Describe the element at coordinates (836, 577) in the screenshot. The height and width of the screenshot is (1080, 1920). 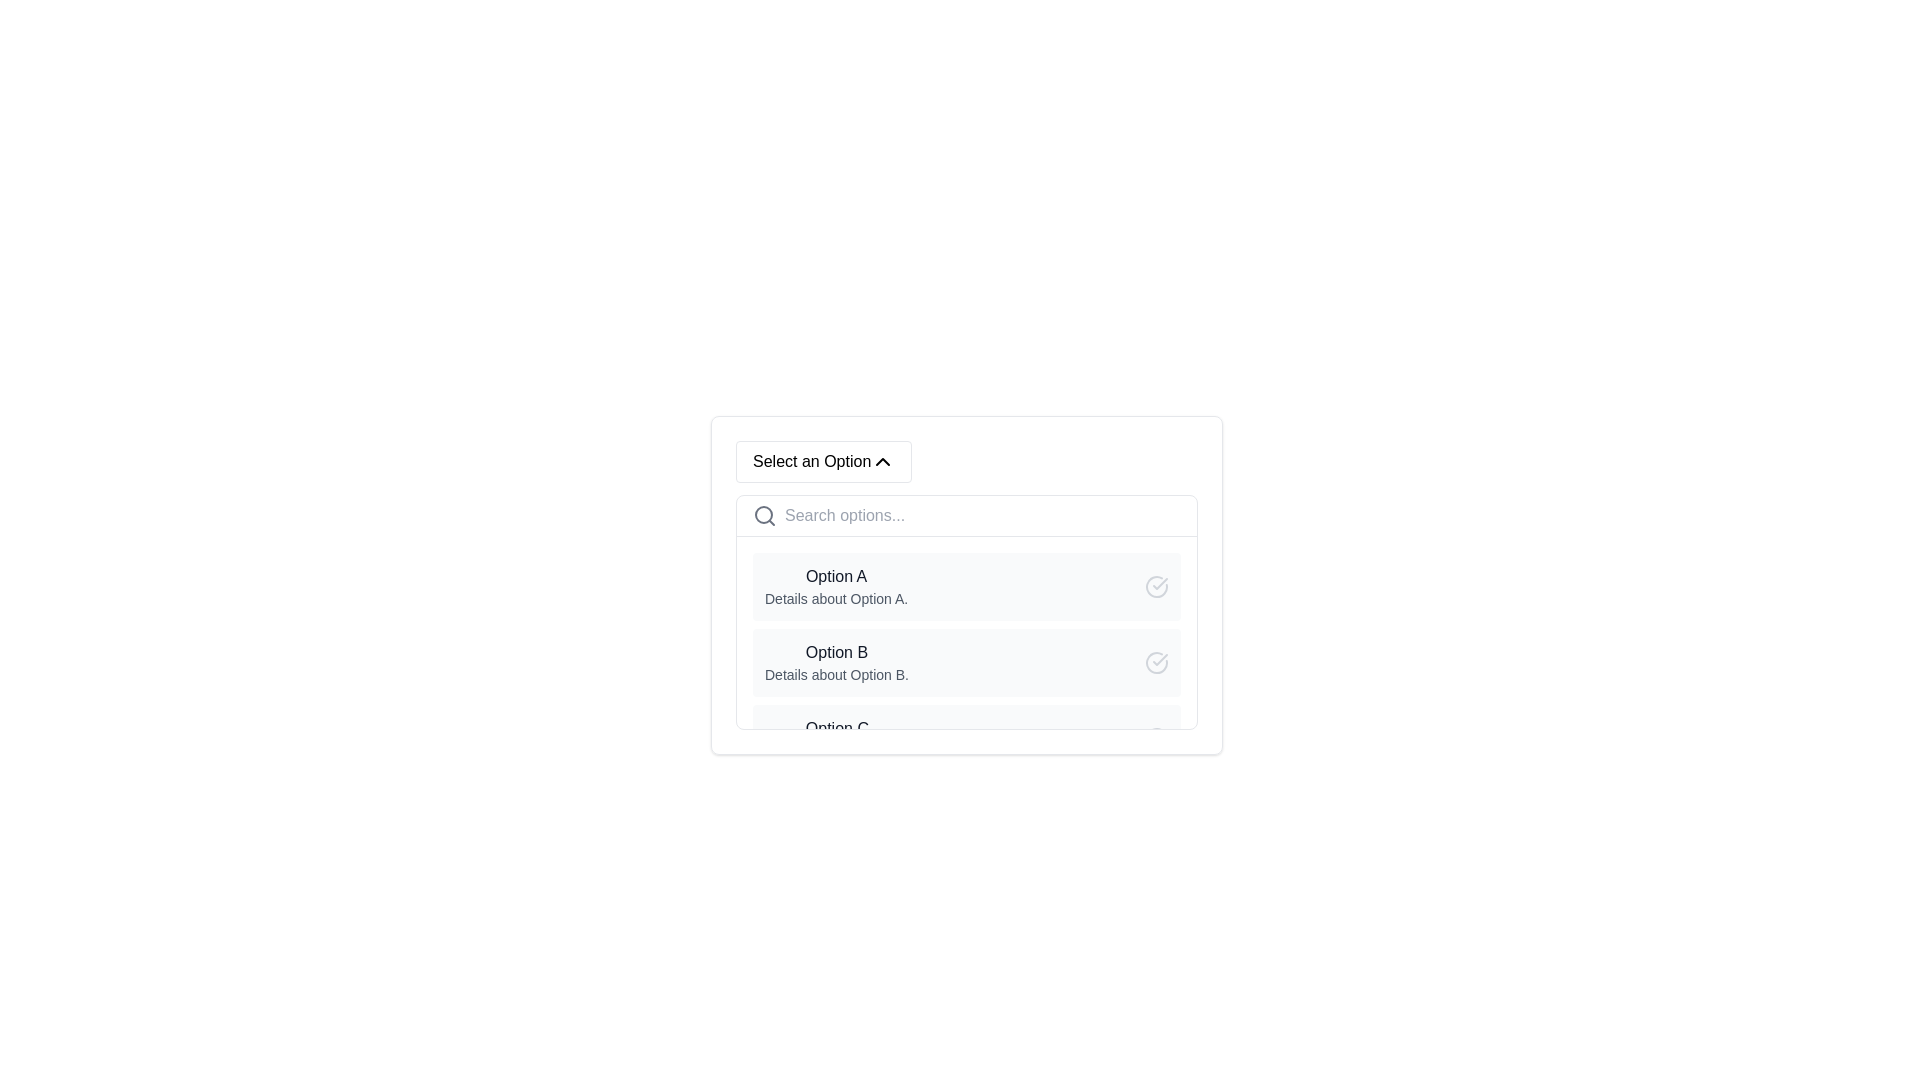
I see `the label 'Option A' within the dropdown menu that presents the title for this option, located near the top of the dropdown section` at that location.